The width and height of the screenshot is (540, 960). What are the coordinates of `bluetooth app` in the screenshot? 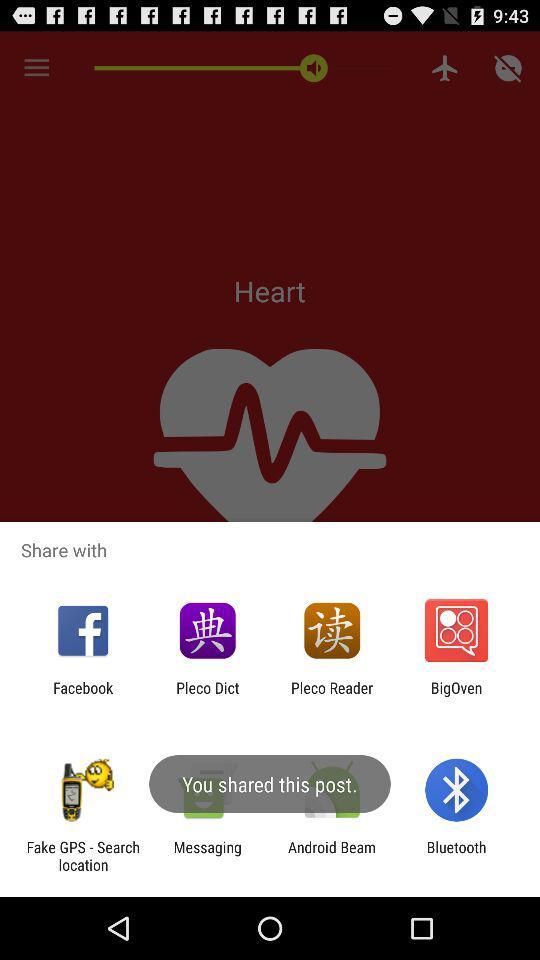 It's located at (456, 855).